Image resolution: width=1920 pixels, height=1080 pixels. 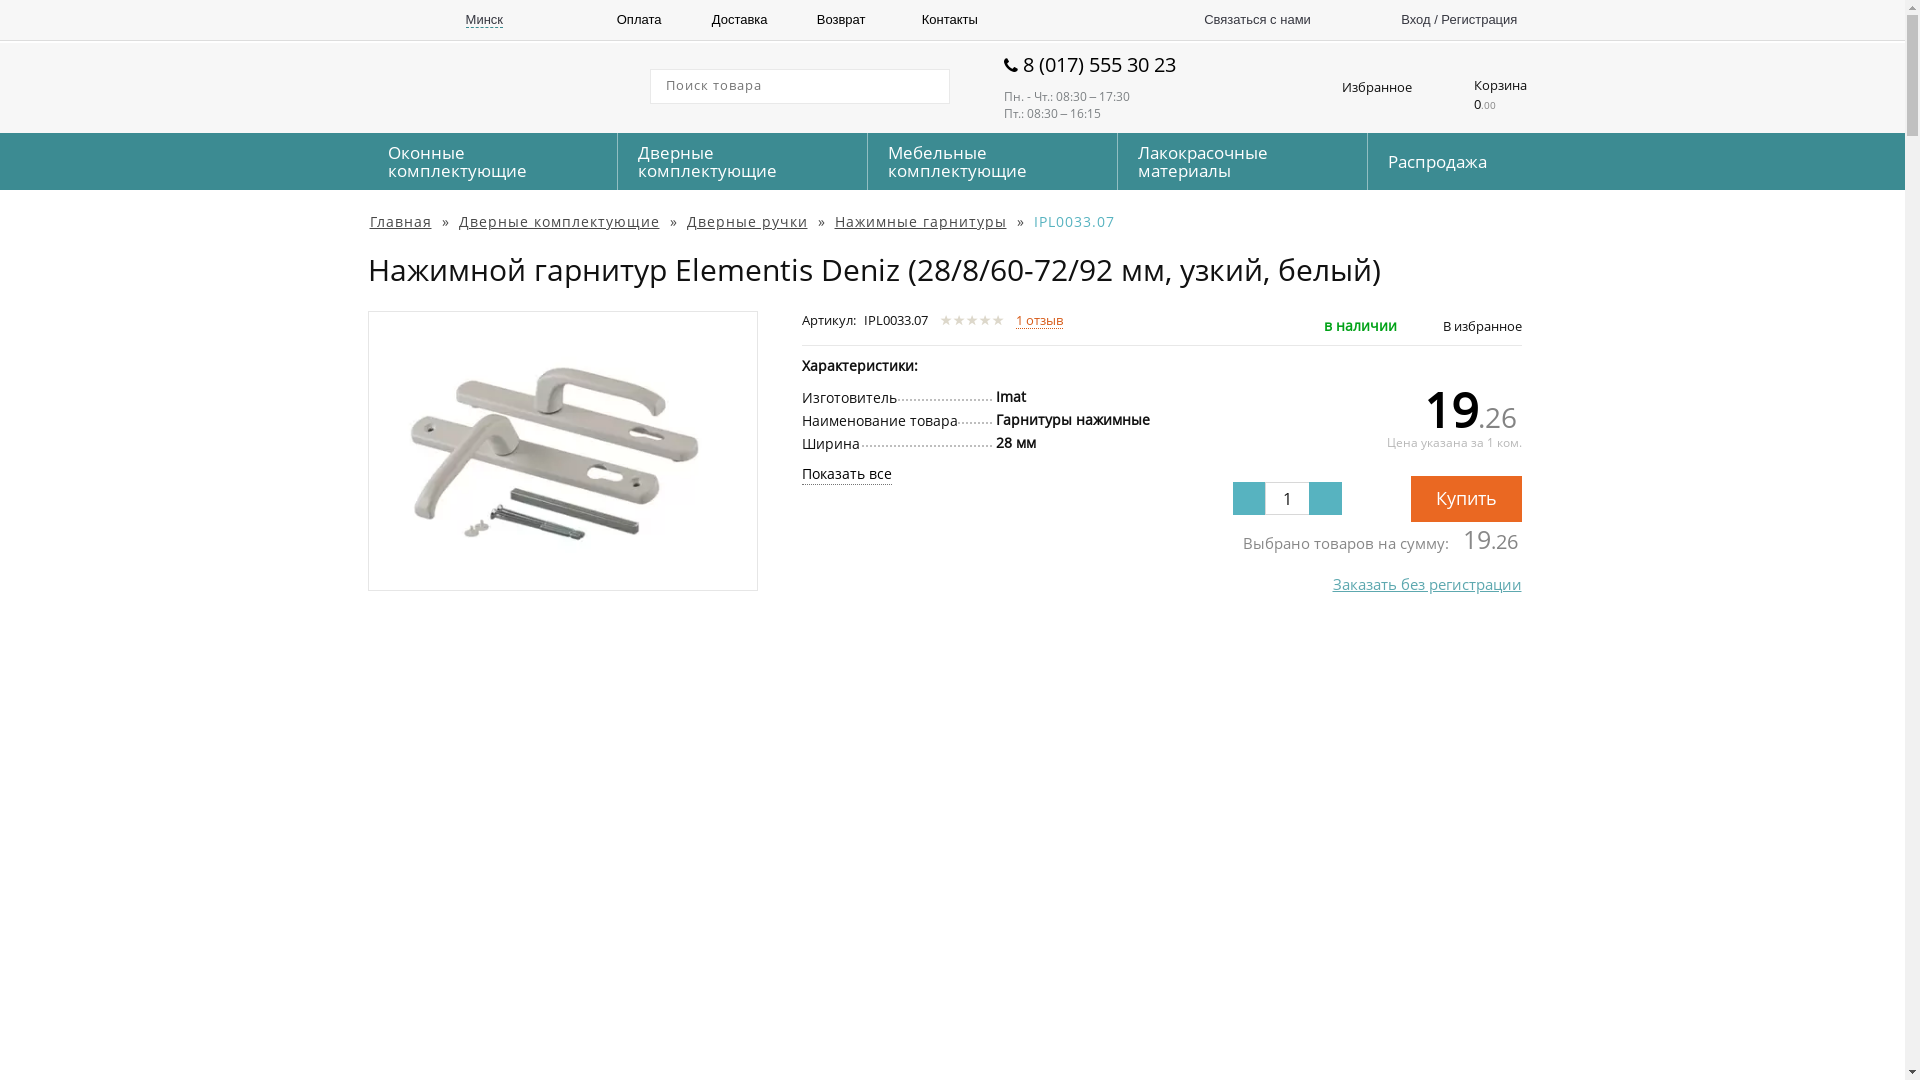 I want to click on '8 (017) 555 30 23', so click(x=1115, y=64).